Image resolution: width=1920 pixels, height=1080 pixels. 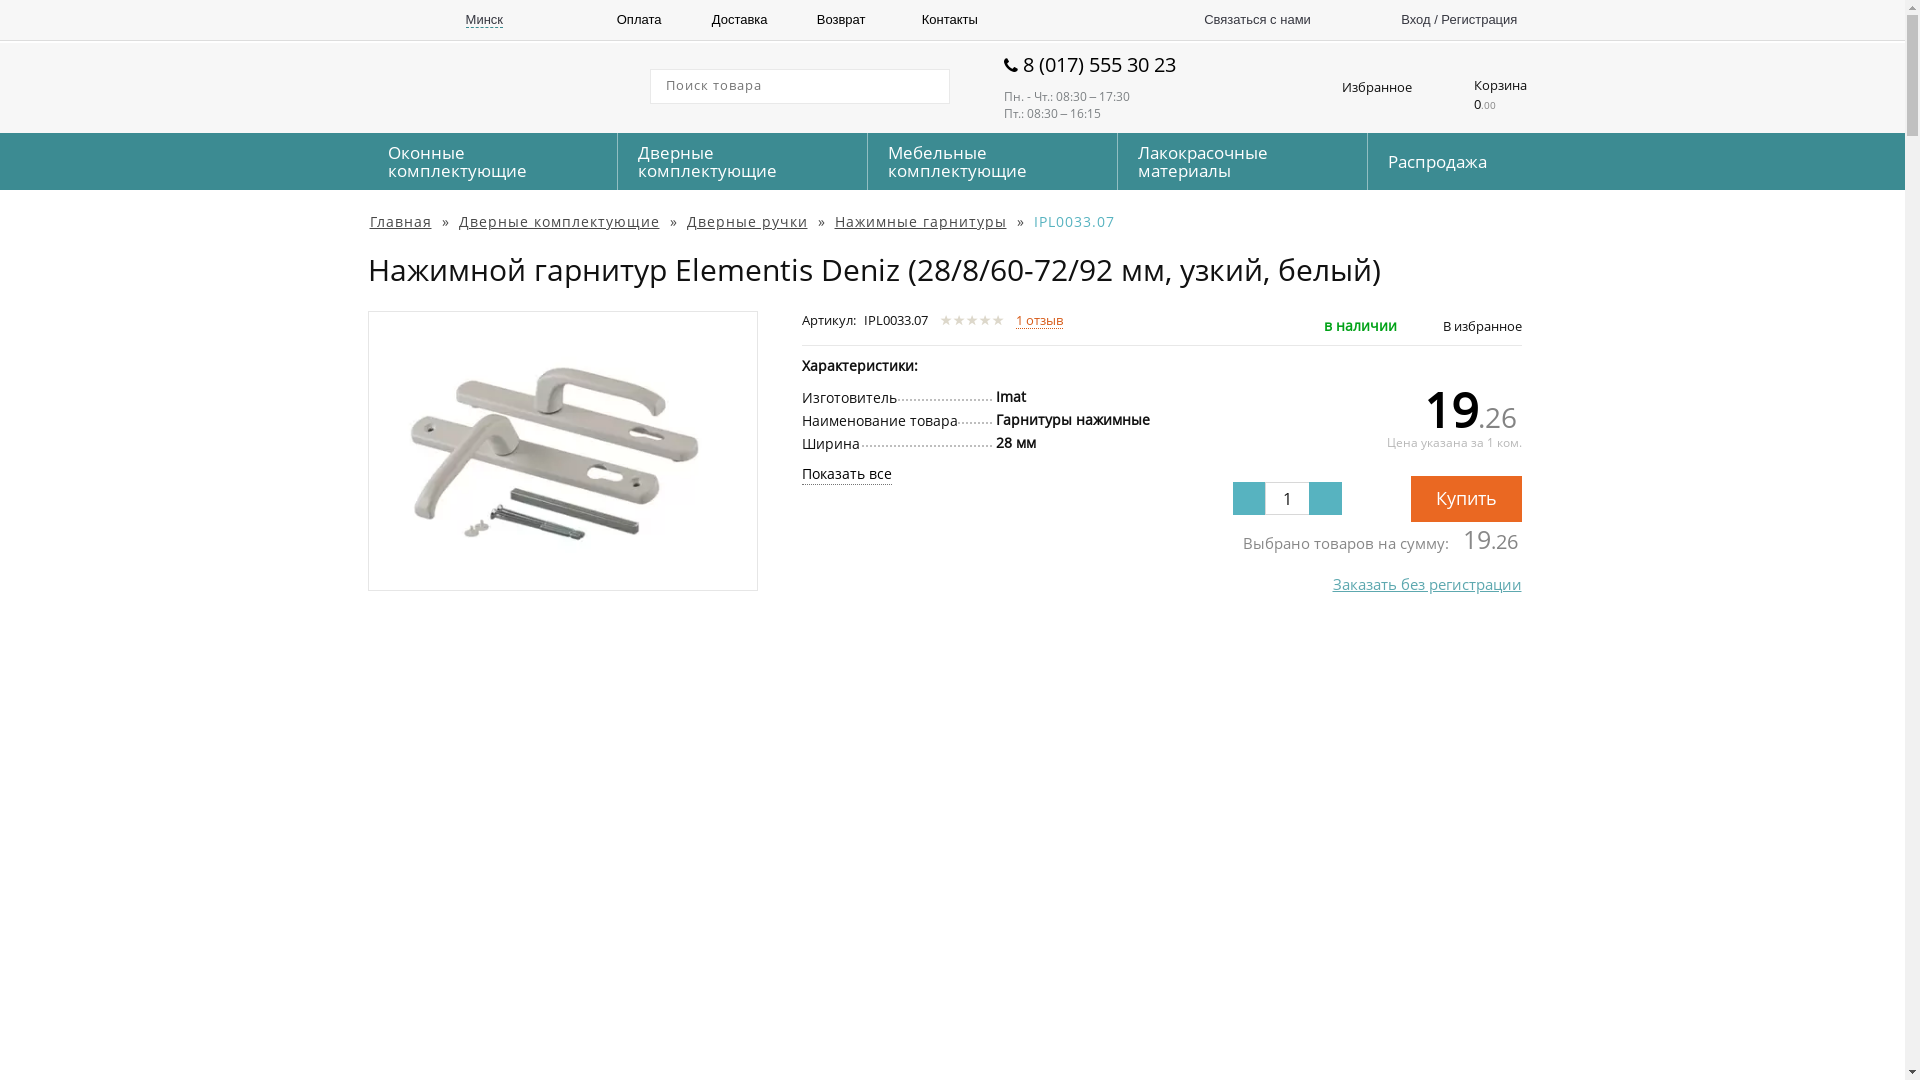 I want to click on '8 (017) 555 30 23', so click(x=1115, y=64).